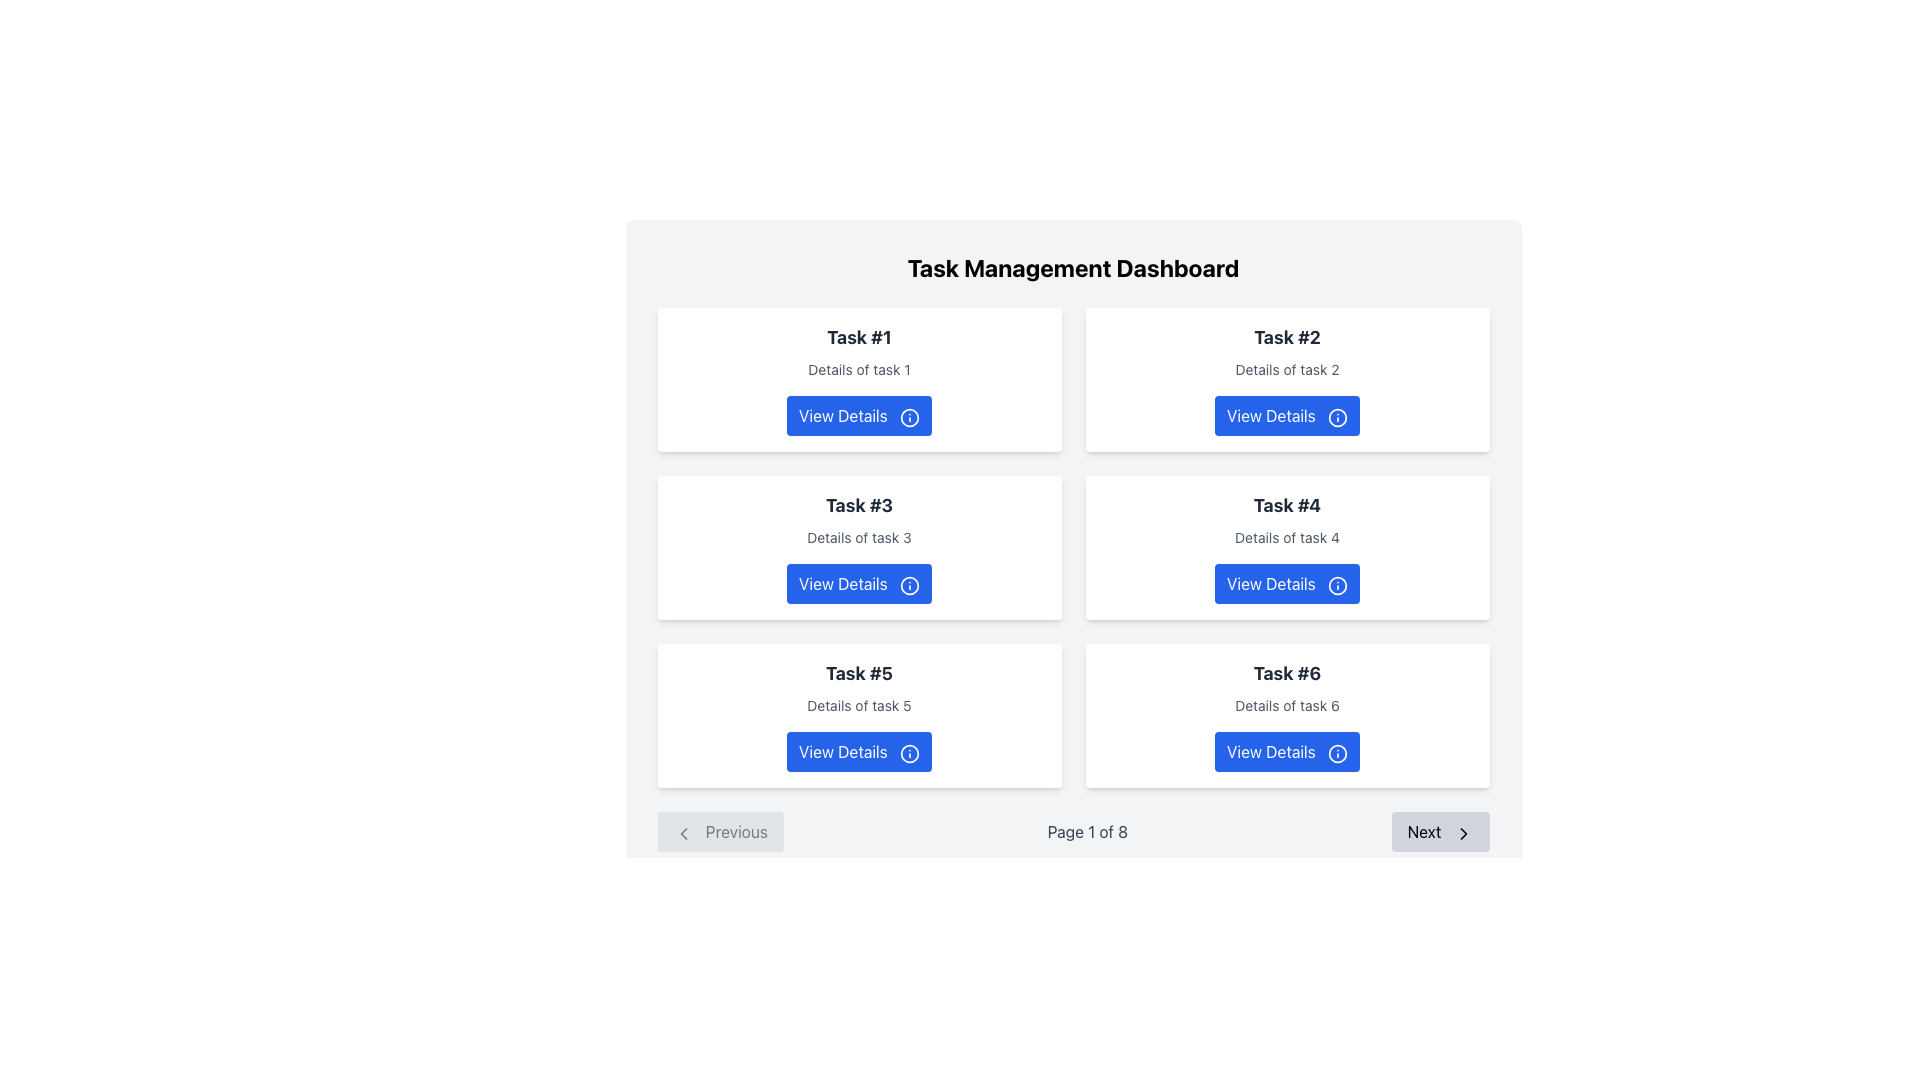  Describe the element at coordinates (1287, 415) in the screenshot. I see `the 'View Details' button located below the description text of 'Task #2' in the second card of a two-column grid layout` at that location.